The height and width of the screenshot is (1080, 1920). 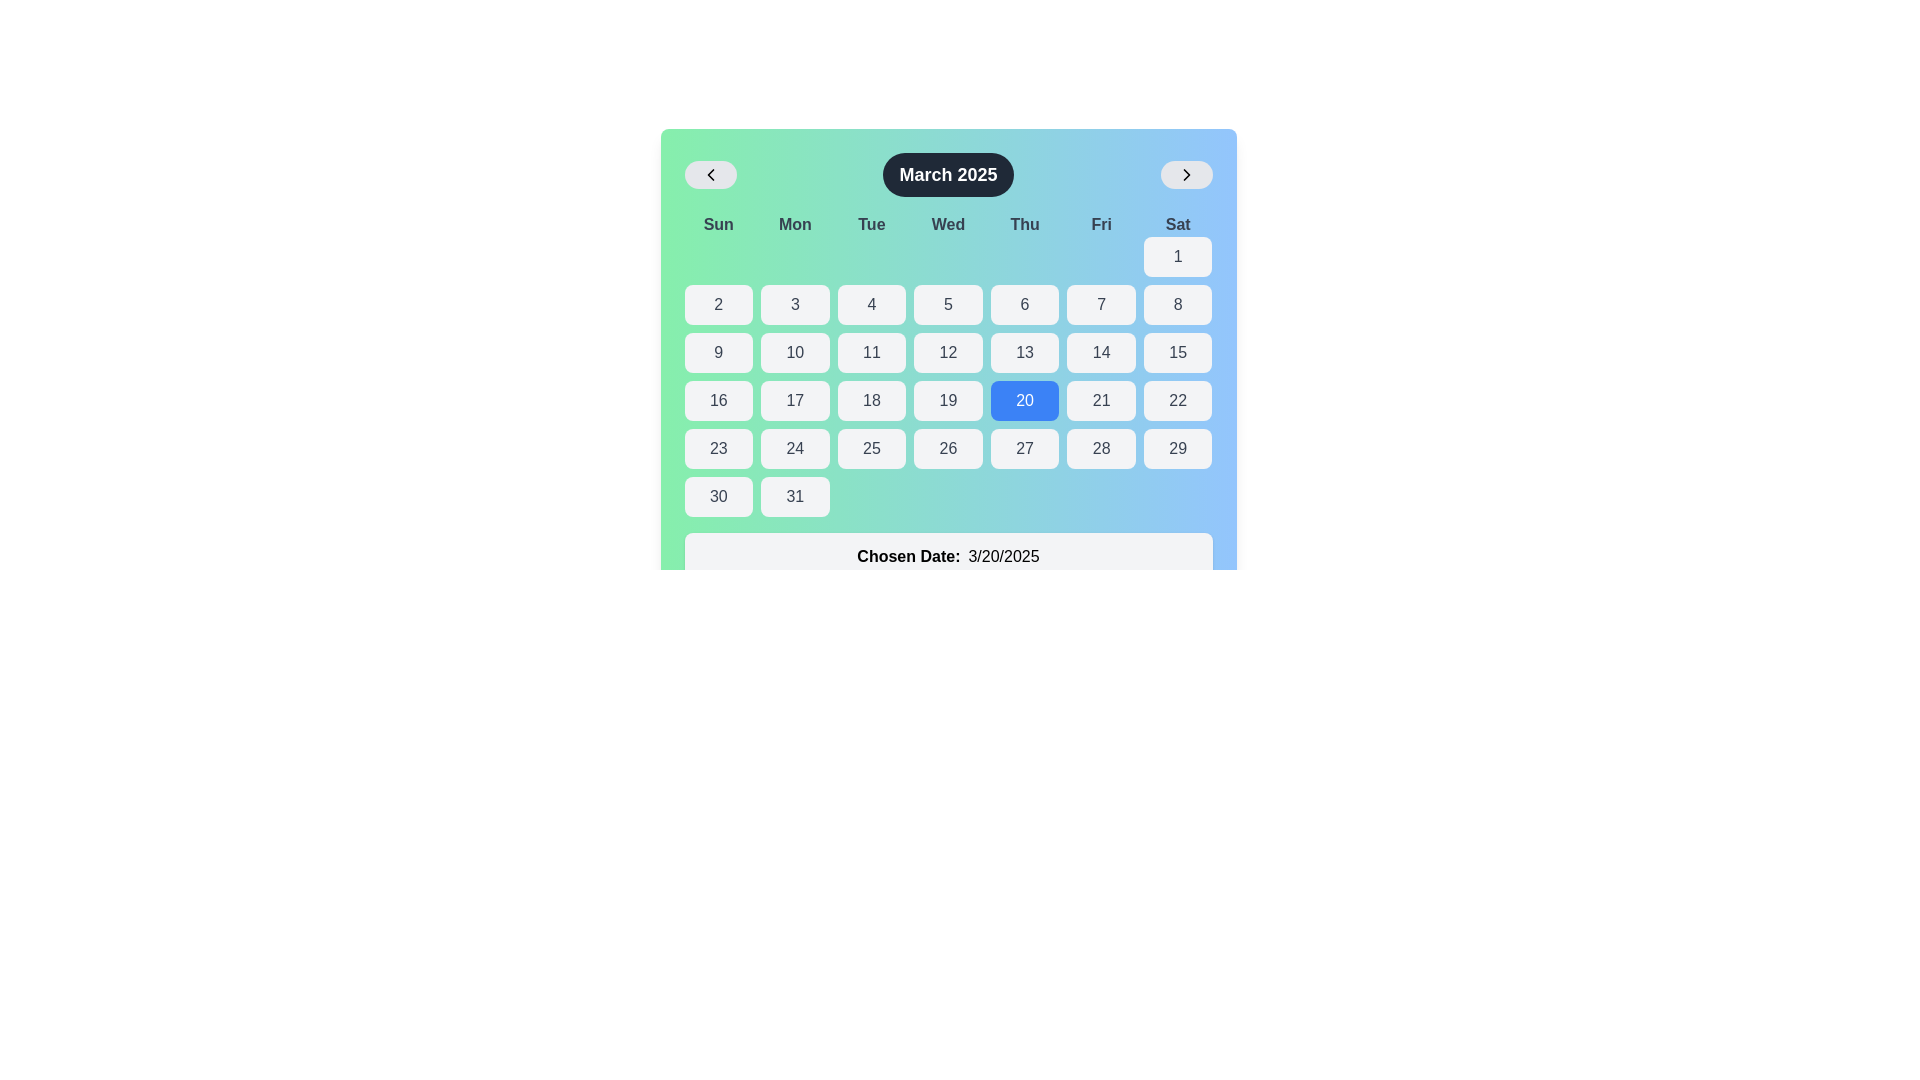 I want to click on the rectangular button displaying the number '19', which has a light gray background and is located in the fifth column of the fourth row of a grid layout, so click(x=947, y=401).